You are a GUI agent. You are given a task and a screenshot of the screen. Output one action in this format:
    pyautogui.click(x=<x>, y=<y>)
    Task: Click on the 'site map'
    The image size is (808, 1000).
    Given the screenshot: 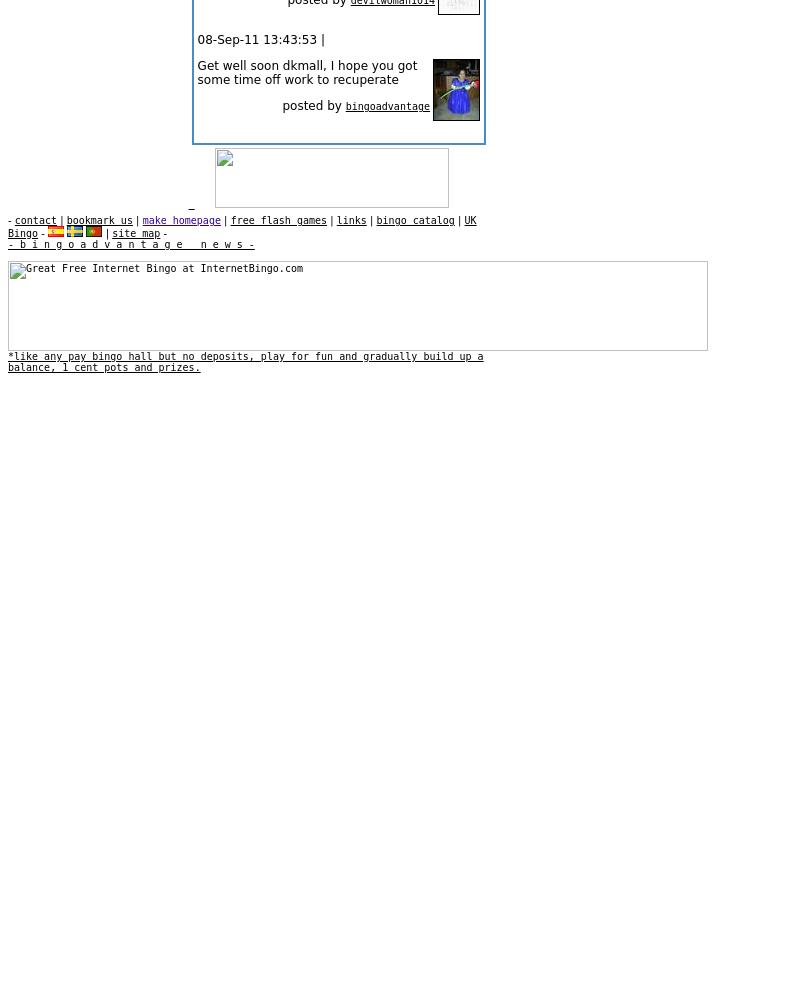 What is the action you would take?
    pyautogui.click(x=134, y=232)
    